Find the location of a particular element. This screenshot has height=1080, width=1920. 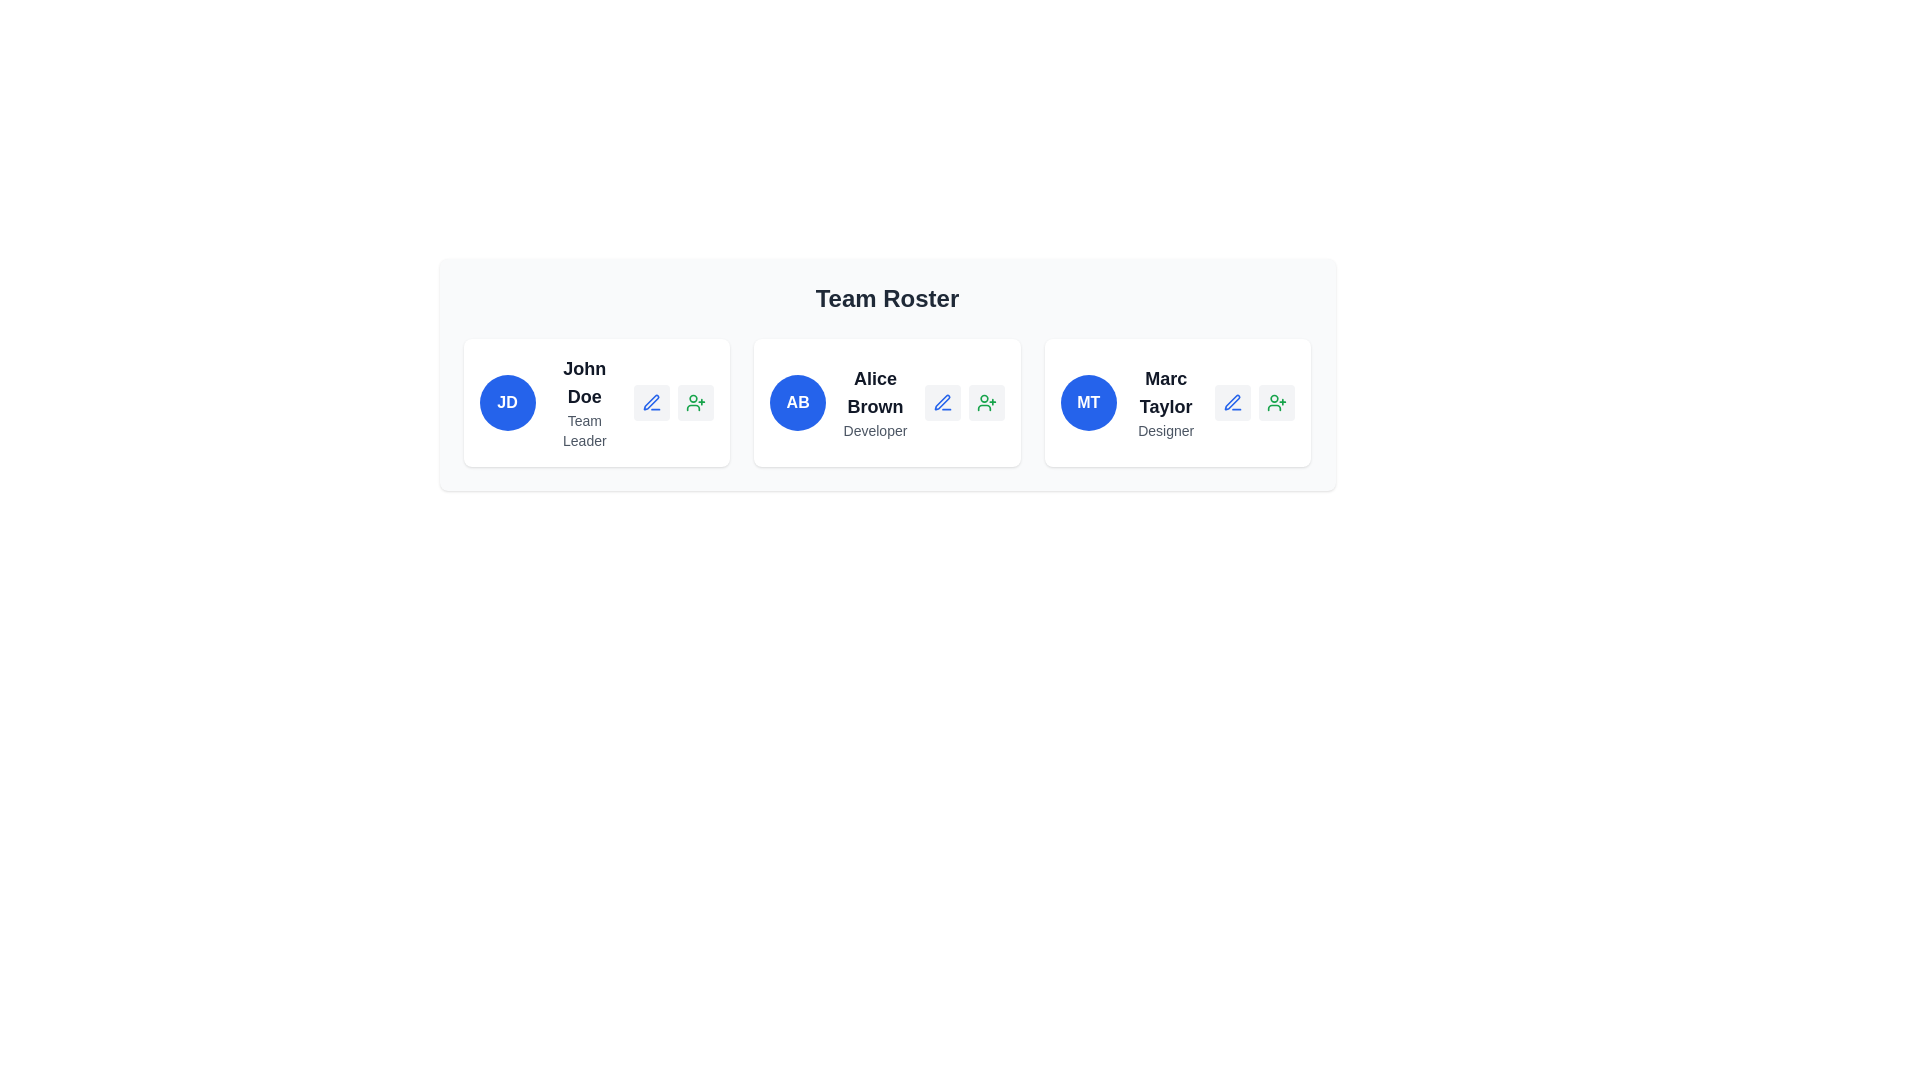

the green user icon button with a '+' symbol is located at coordinates (1276, 402).